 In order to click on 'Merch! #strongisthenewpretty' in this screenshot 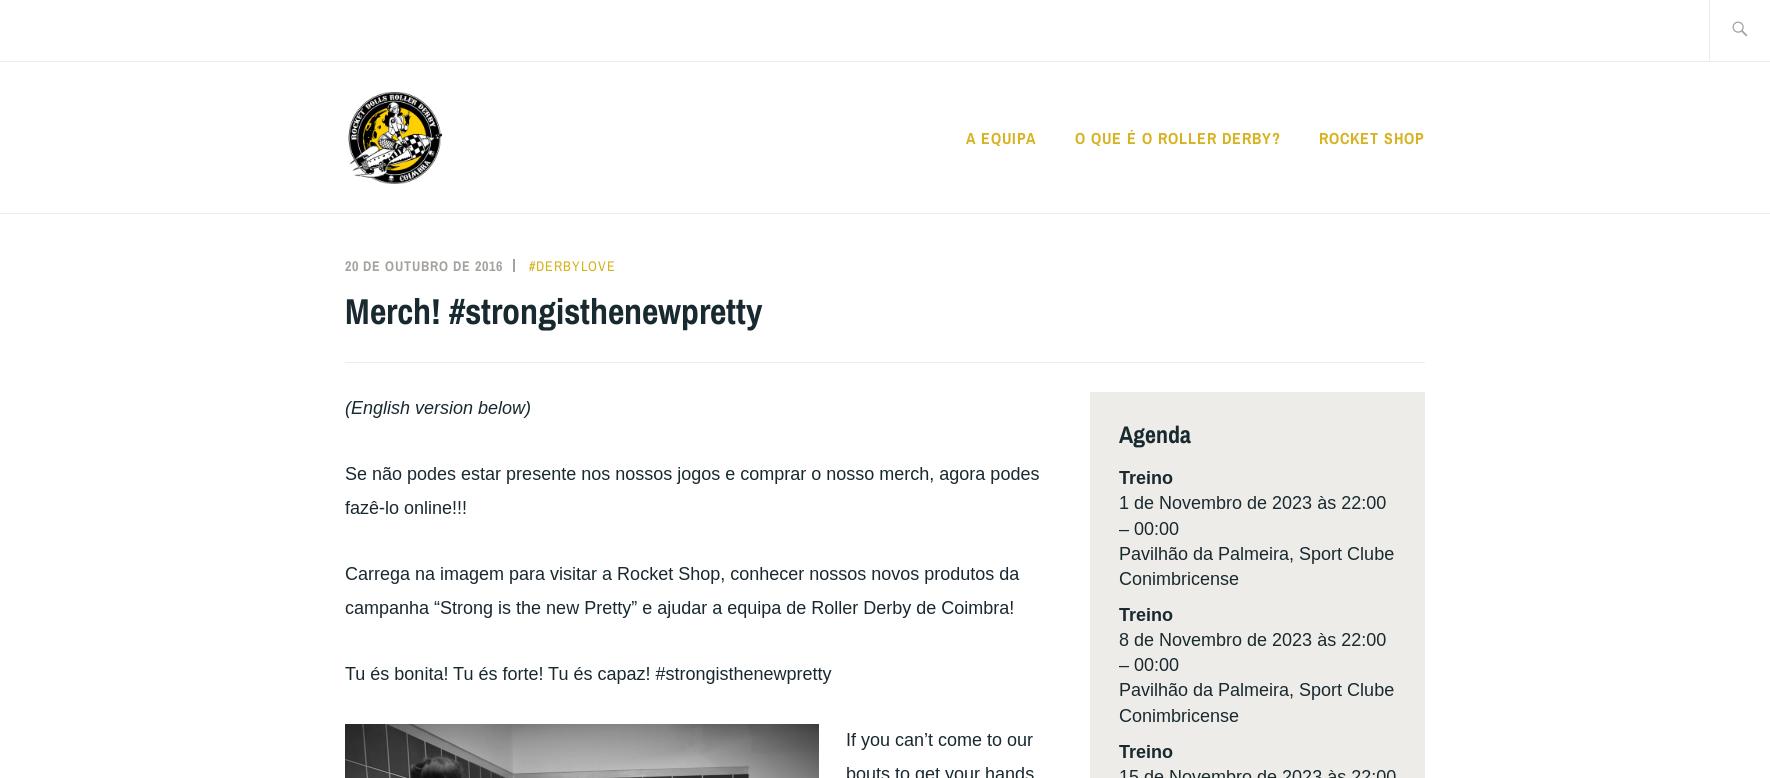, I will do `click(553, 310)`.